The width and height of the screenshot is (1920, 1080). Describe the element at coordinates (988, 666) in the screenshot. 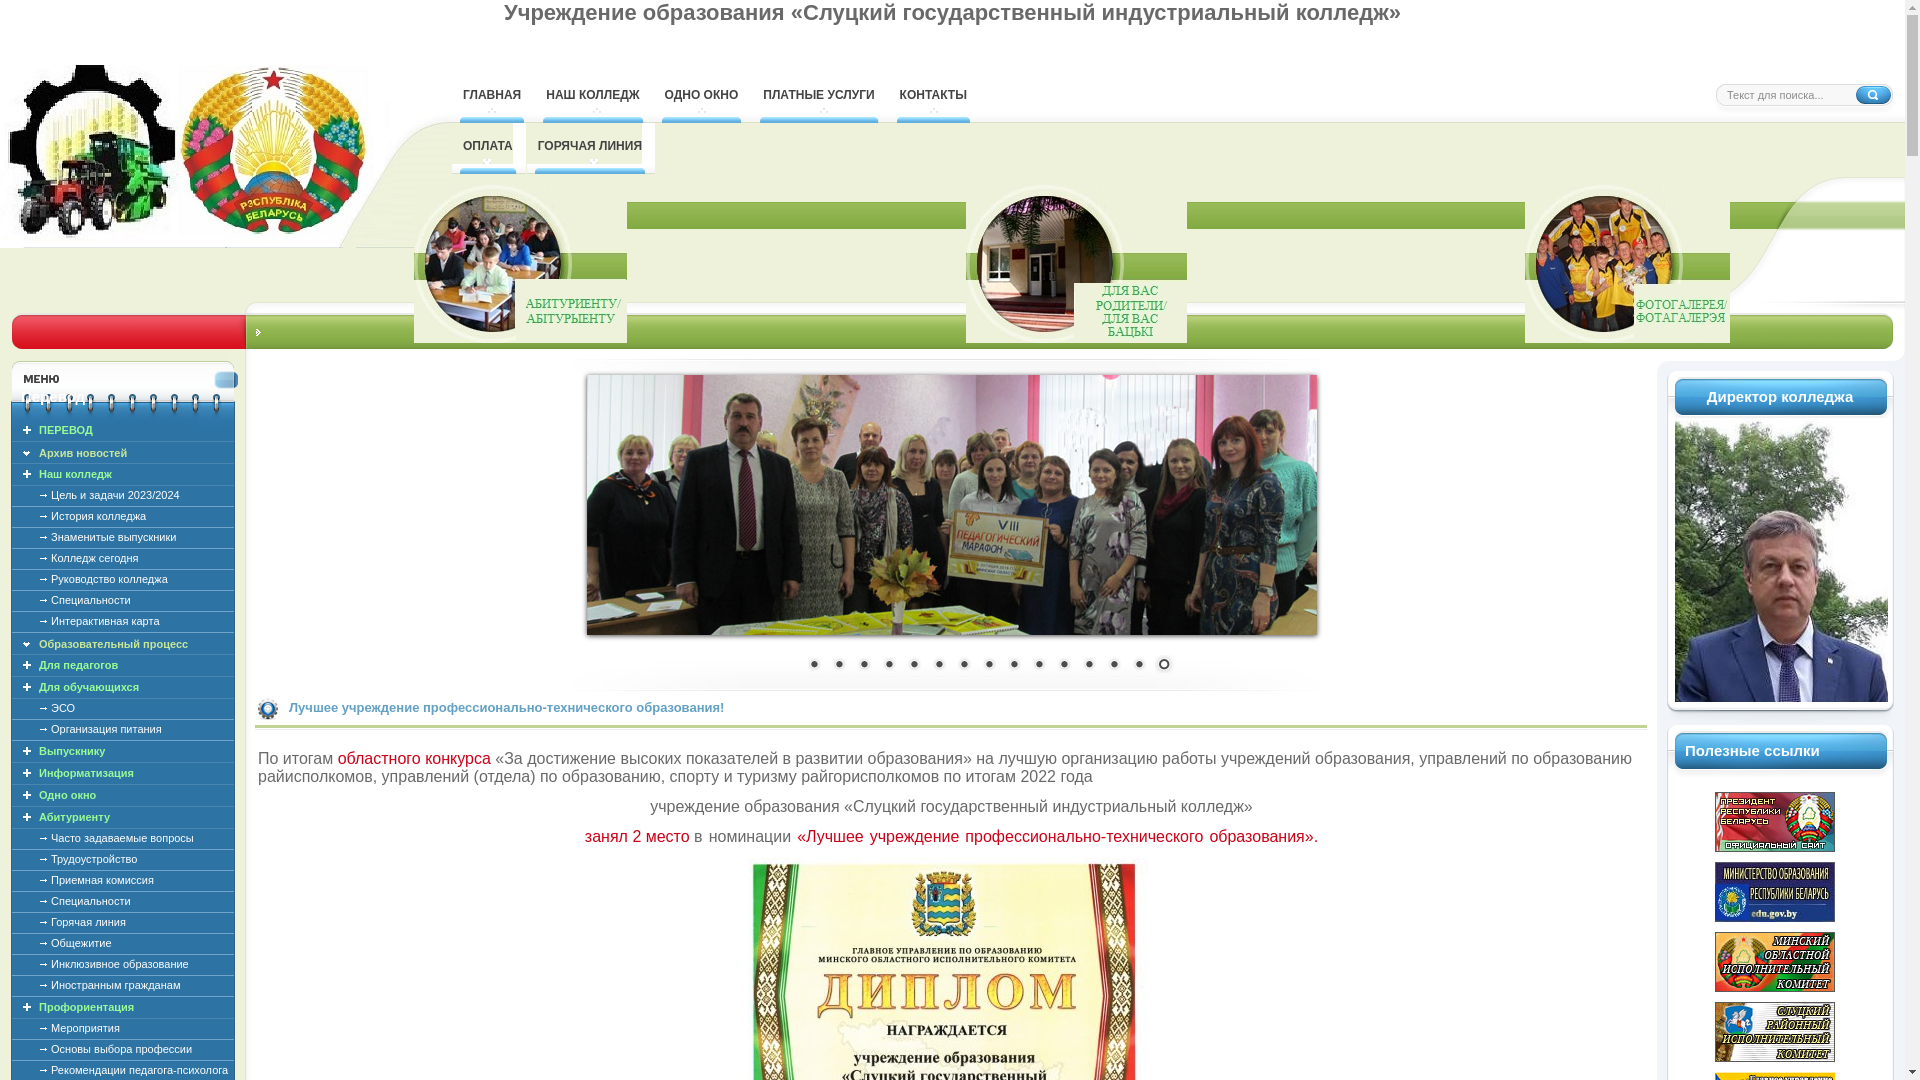

I see `'8'` at that location.